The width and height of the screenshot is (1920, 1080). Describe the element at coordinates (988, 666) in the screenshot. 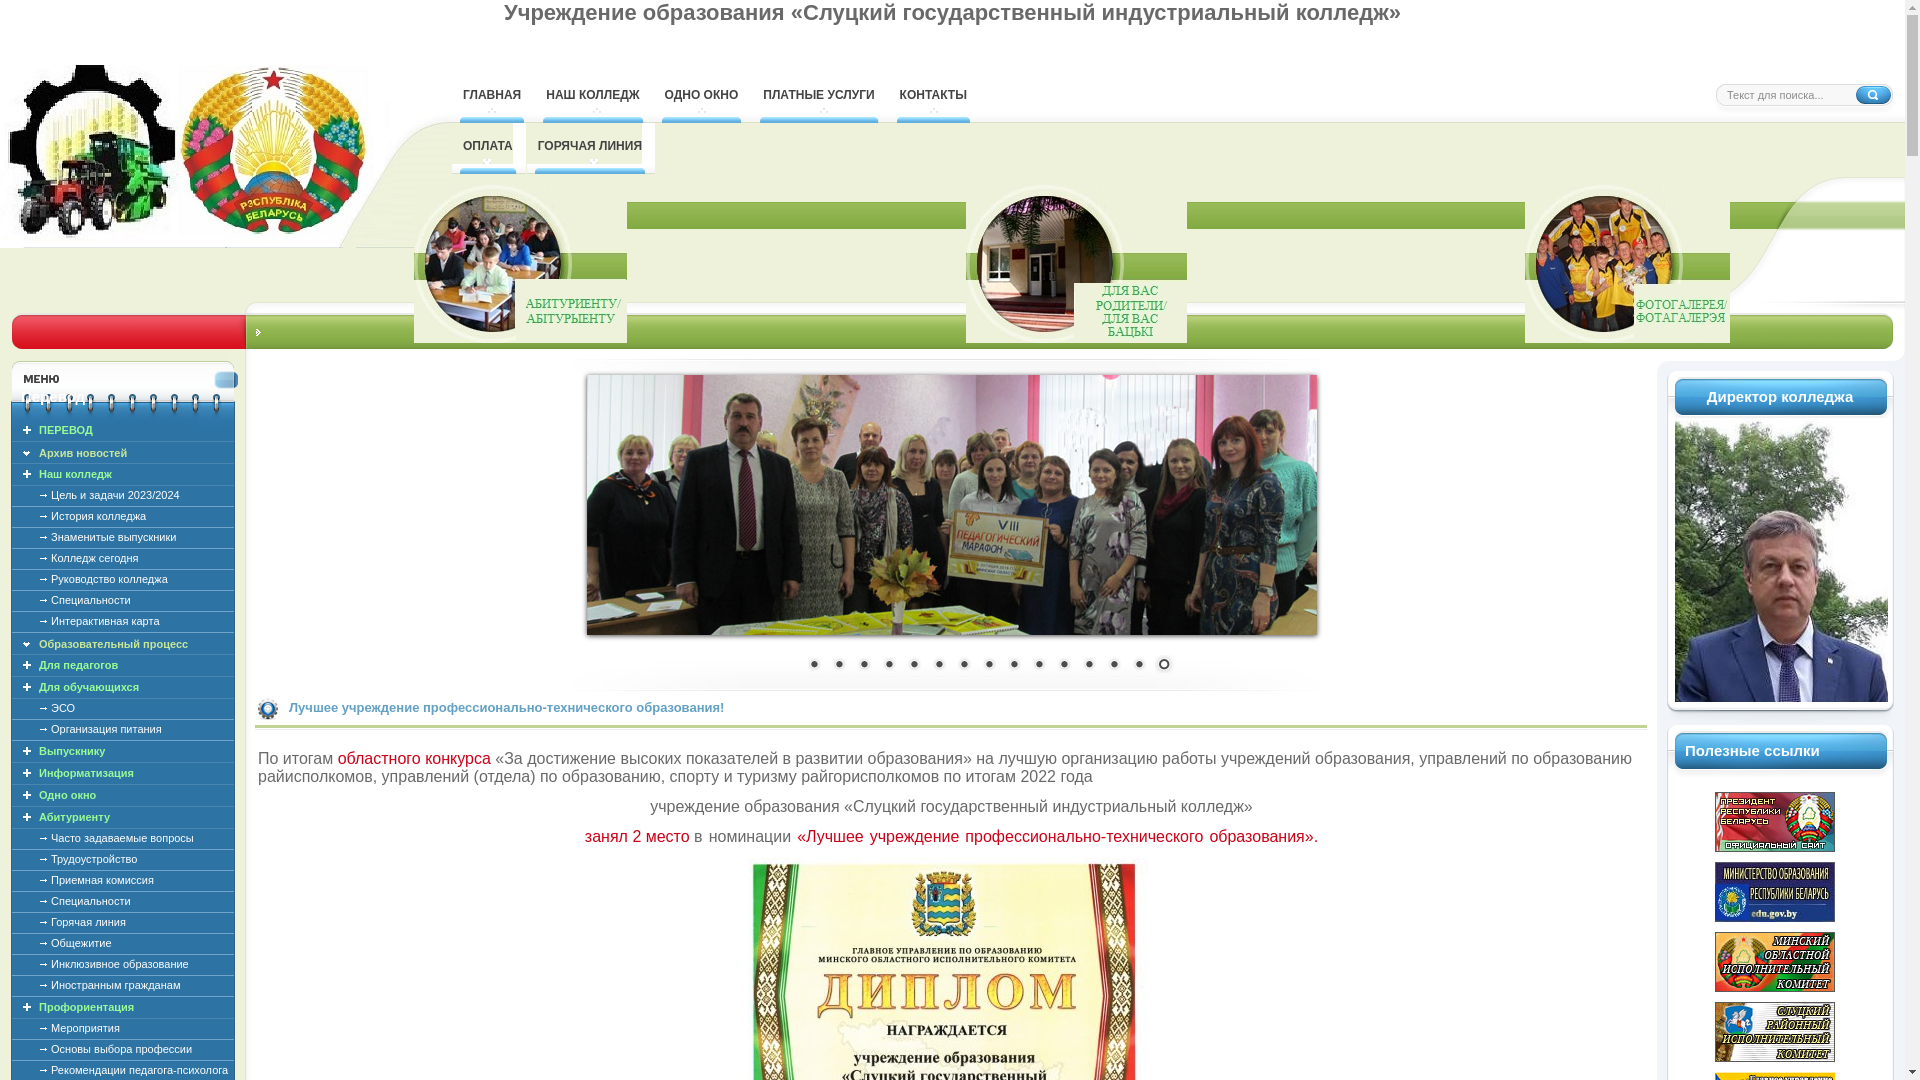

I see `'8'` at that location.